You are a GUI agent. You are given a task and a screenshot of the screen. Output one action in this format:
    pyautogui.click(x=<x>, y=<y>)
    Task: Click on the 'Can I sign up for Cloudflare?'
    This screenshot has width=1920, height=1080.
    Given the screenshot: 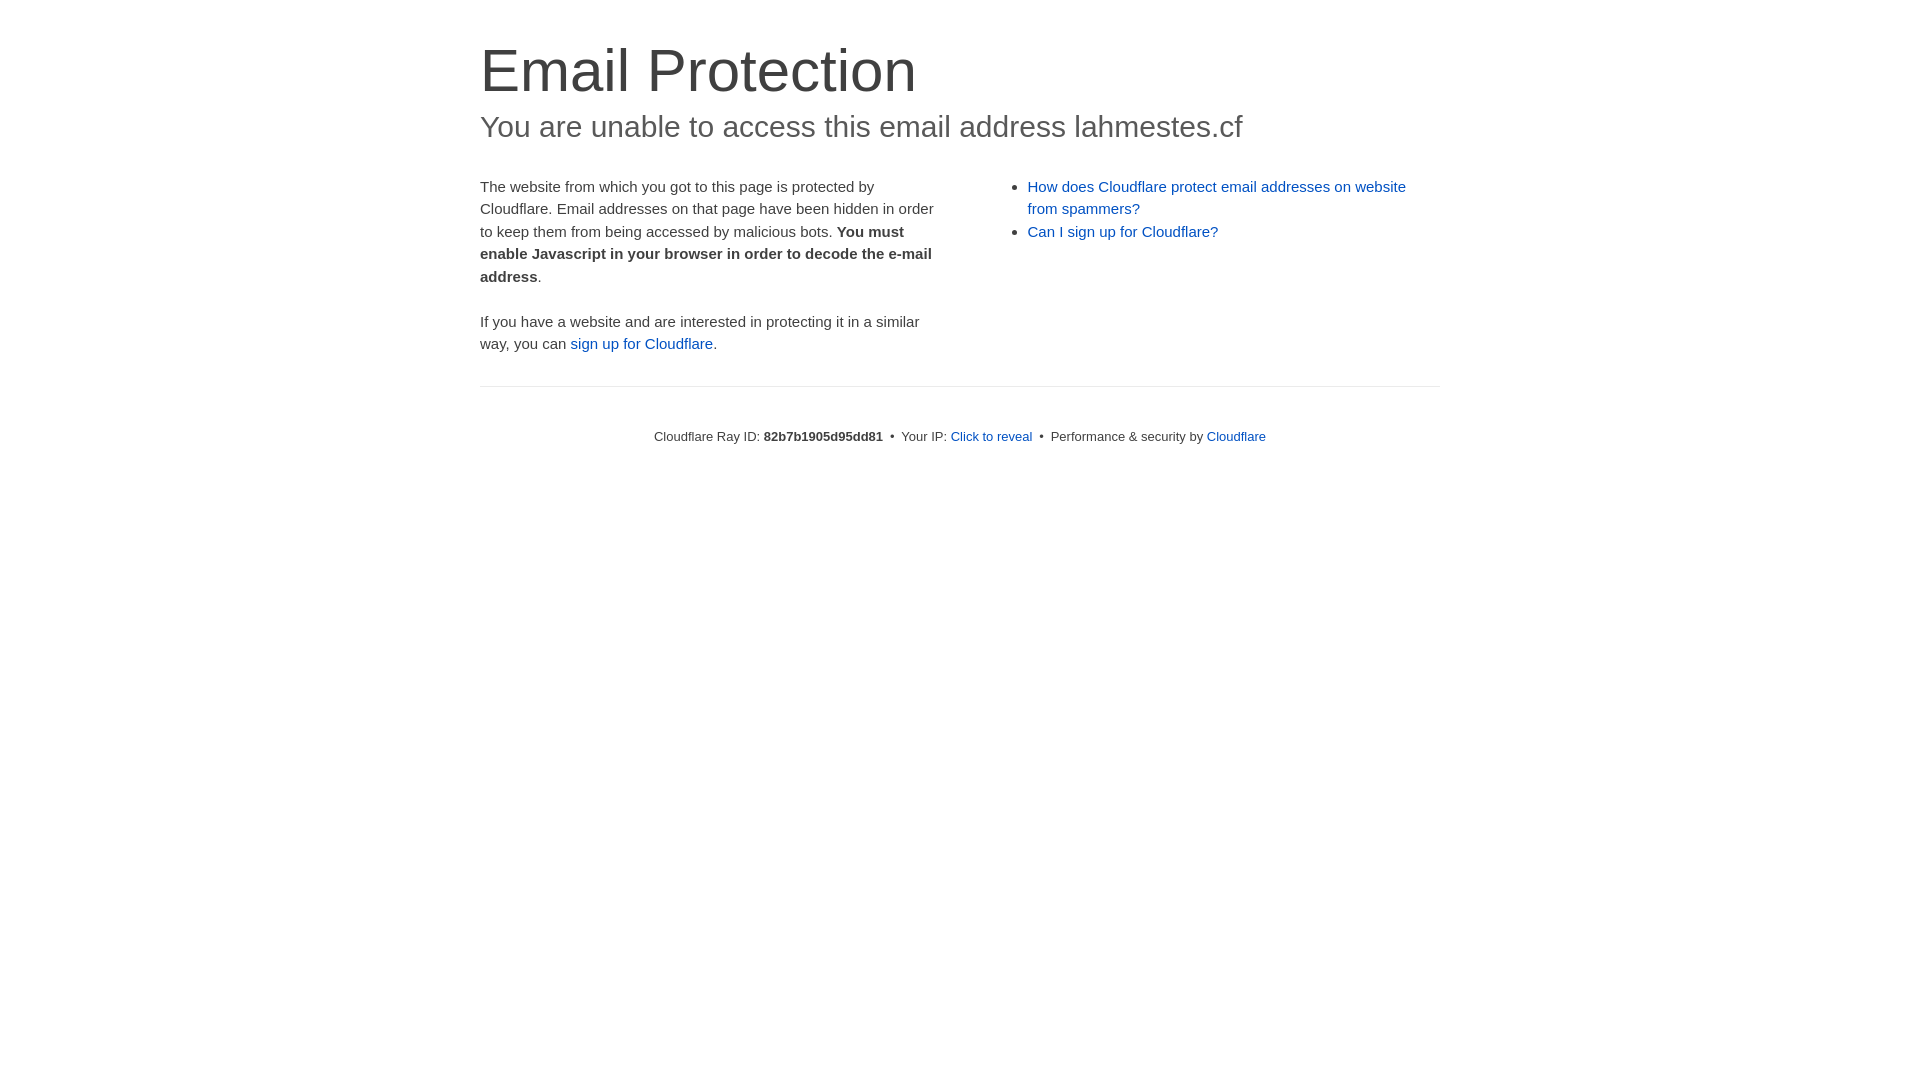 What is the action you would take?
    pyautogui.click(x=1123, y=230)
    